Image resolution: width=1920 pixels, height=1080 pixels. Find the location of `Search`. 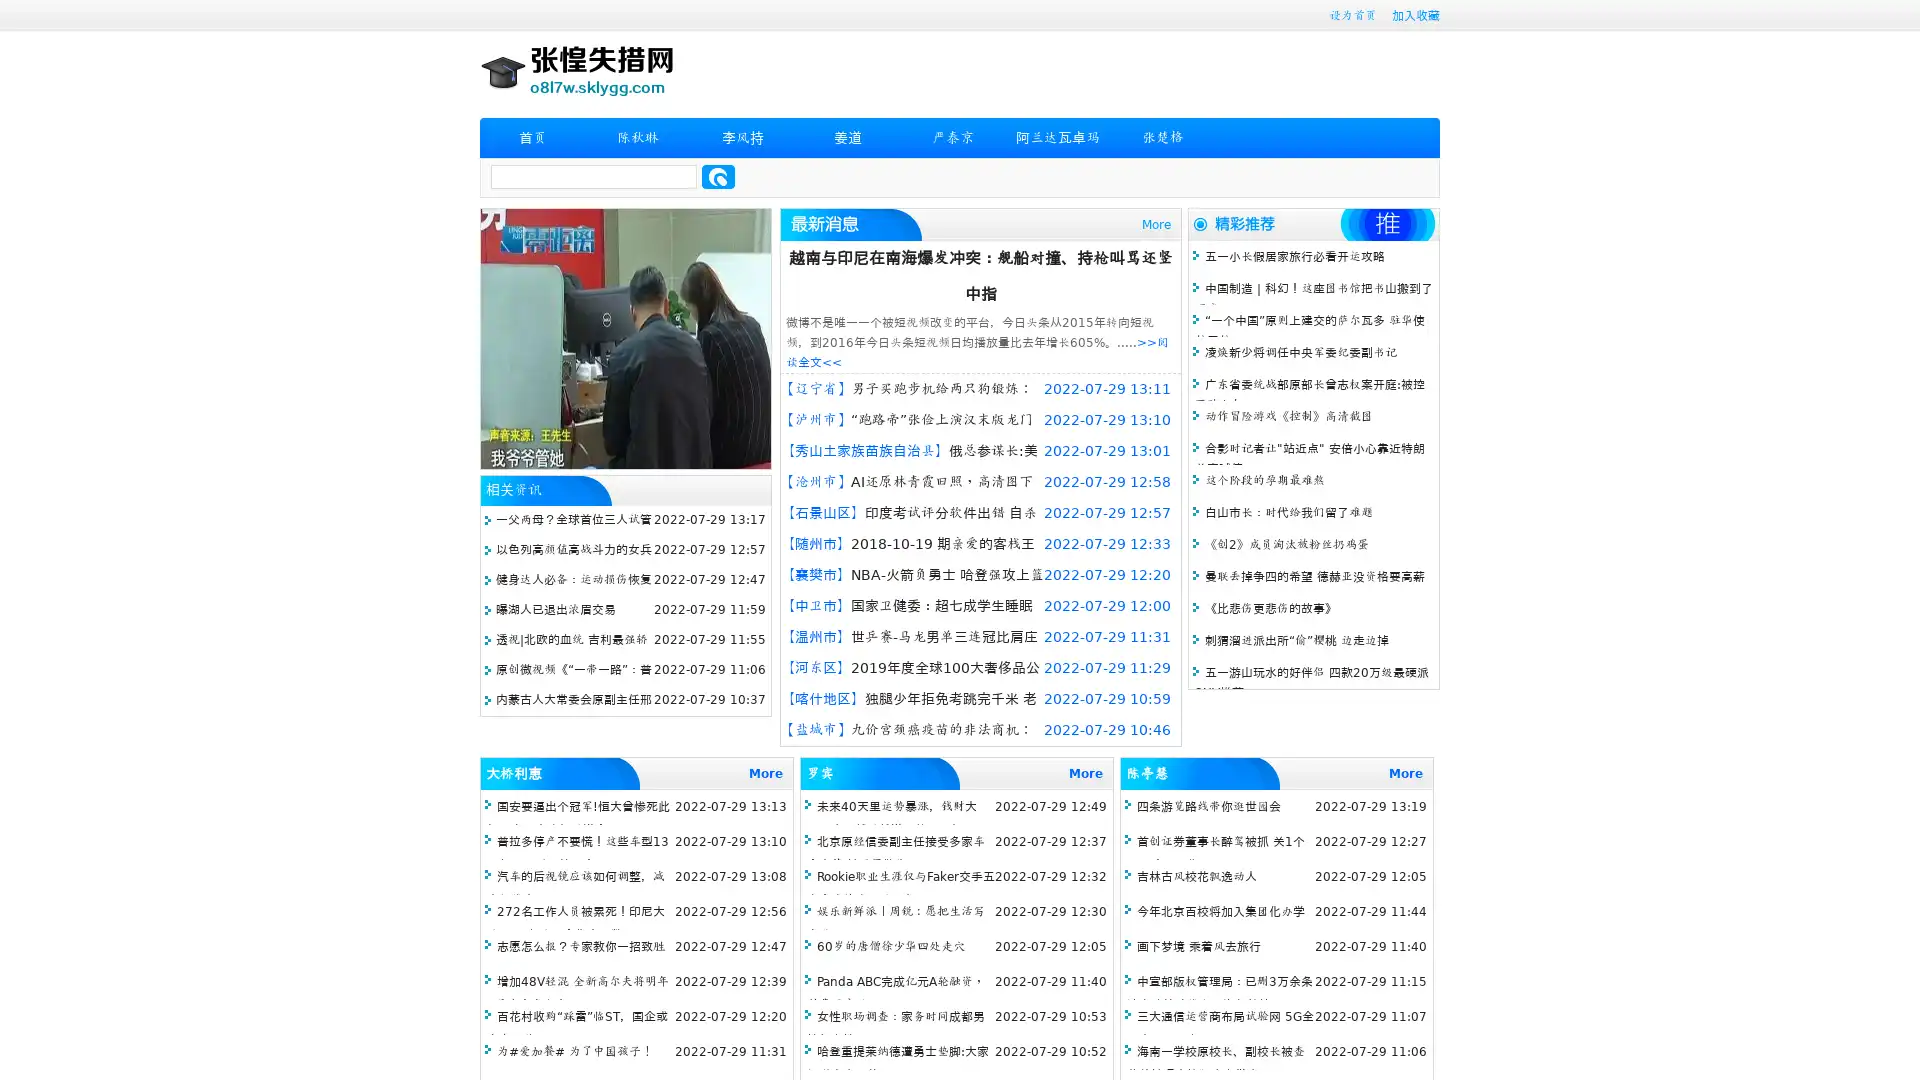

Search is located at coordinates (718, 176).